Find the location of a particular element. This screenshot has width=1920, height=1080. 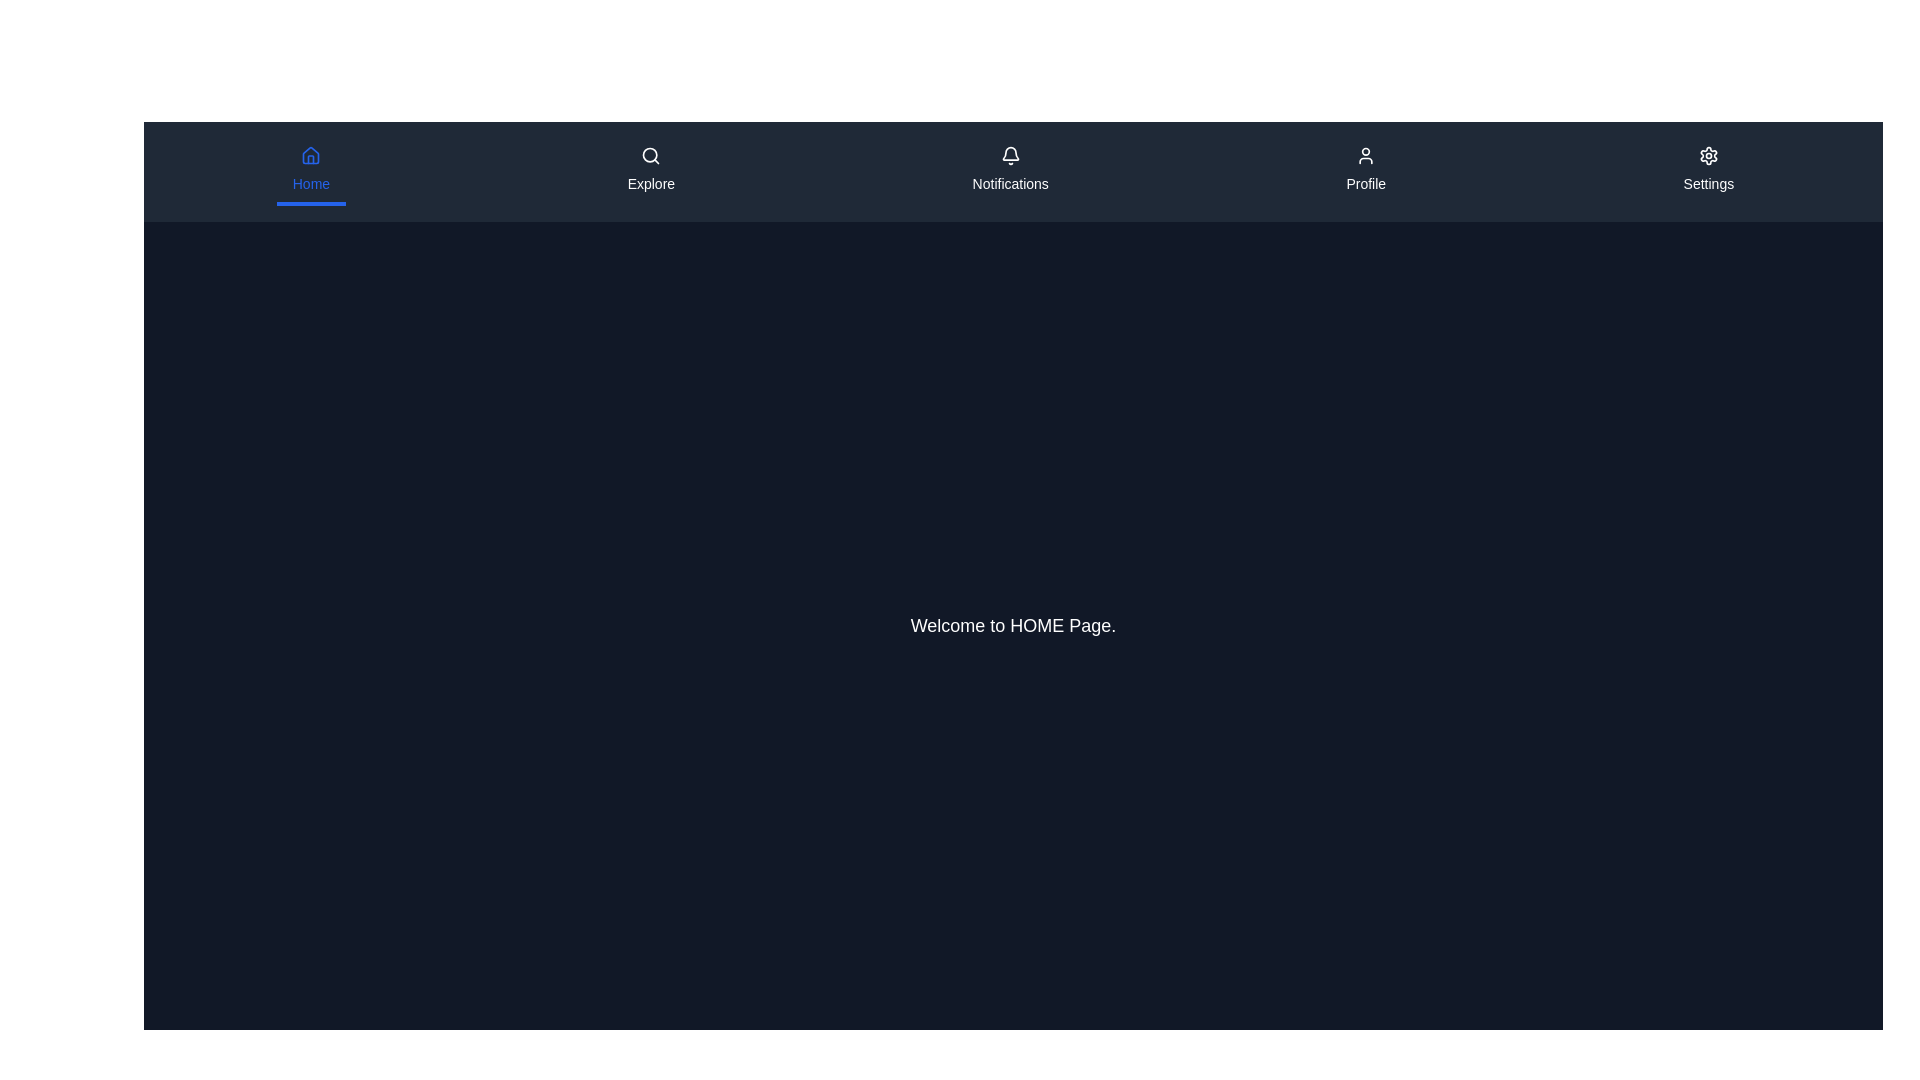

the magnifying glass icon representing the search functionality, which is part of the 'Explore' button in the navigation bar is located at coordinates (651, 154).